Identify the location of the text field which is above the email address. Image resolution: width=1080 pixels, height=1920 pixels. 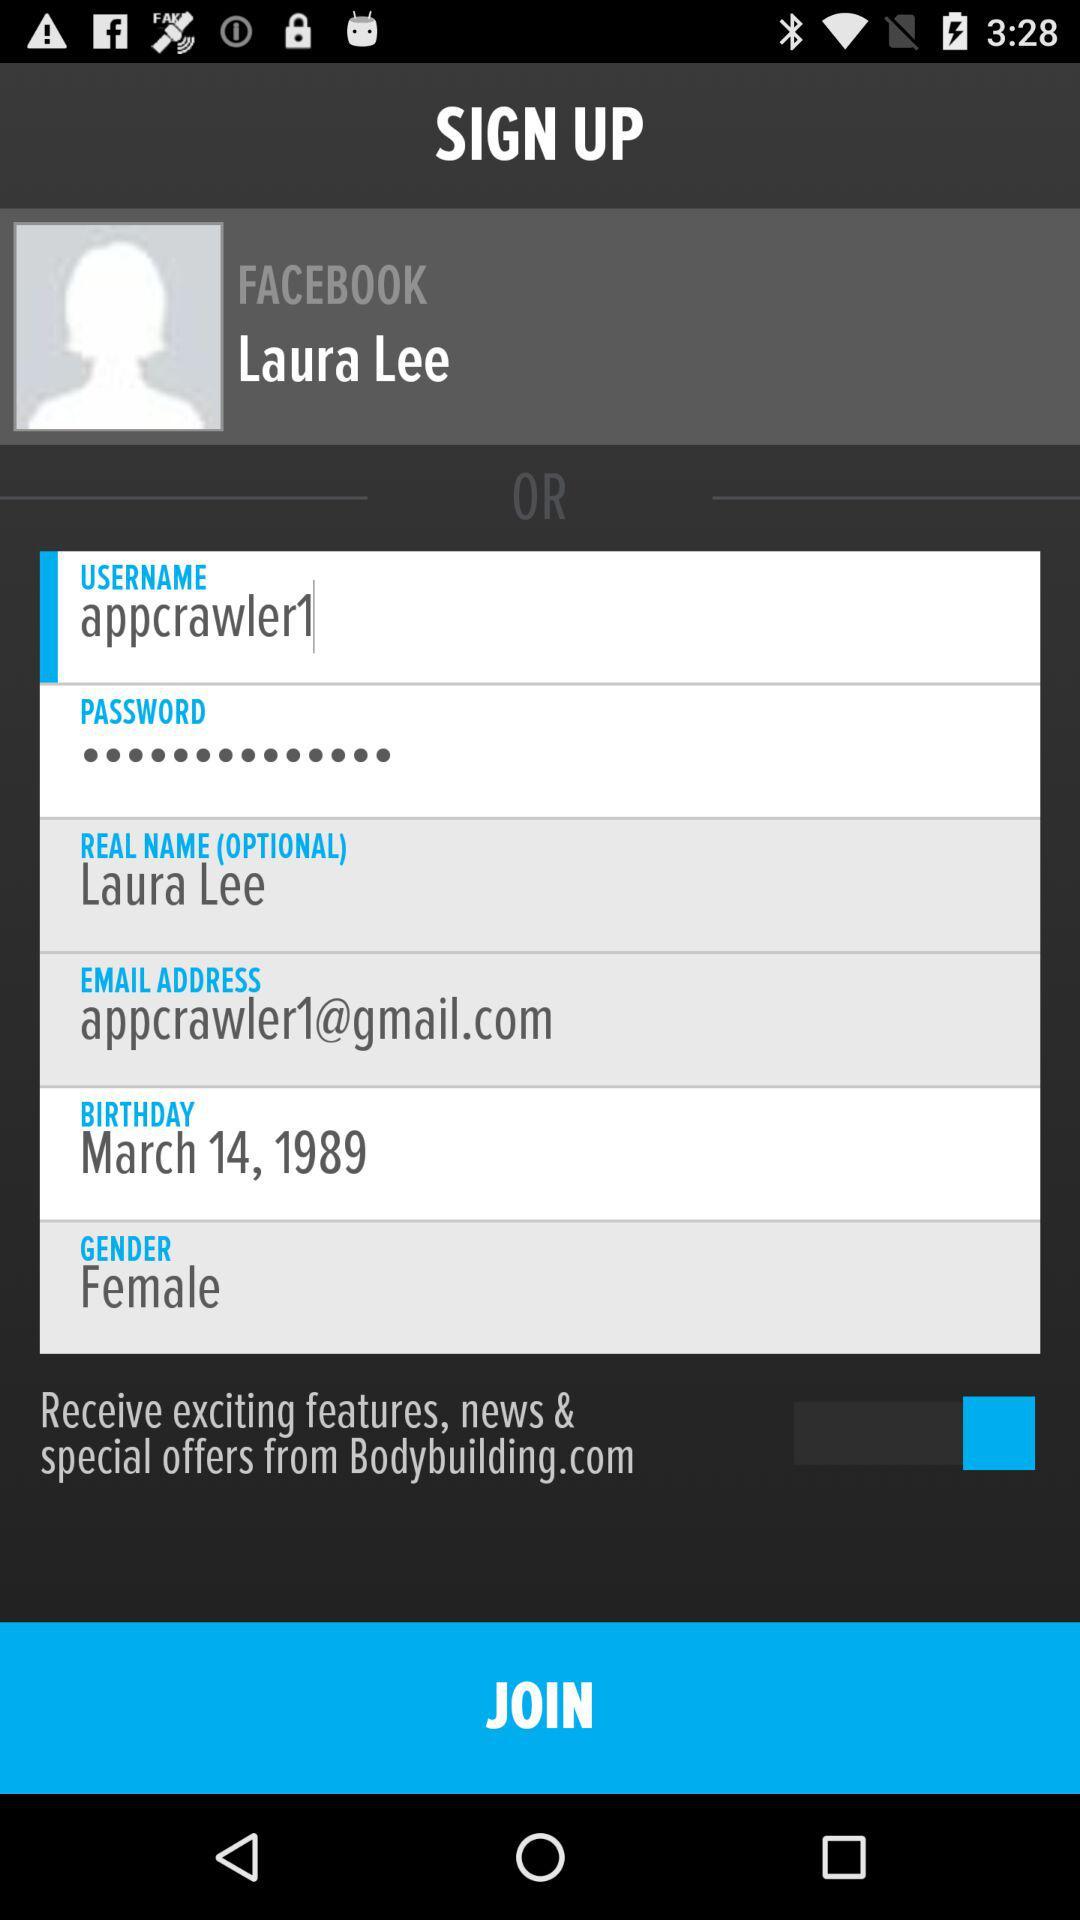
(540, 884).